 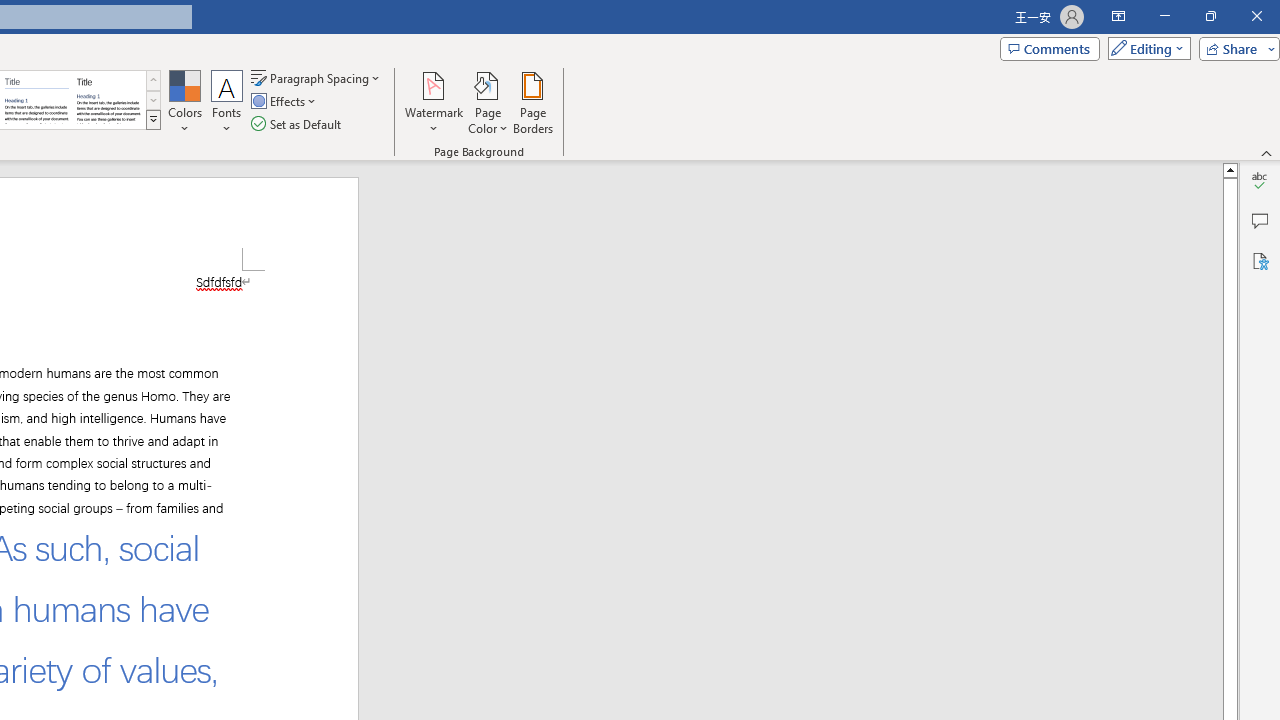 I want to click on 'Accessibility', so click(x=1259, y=260).